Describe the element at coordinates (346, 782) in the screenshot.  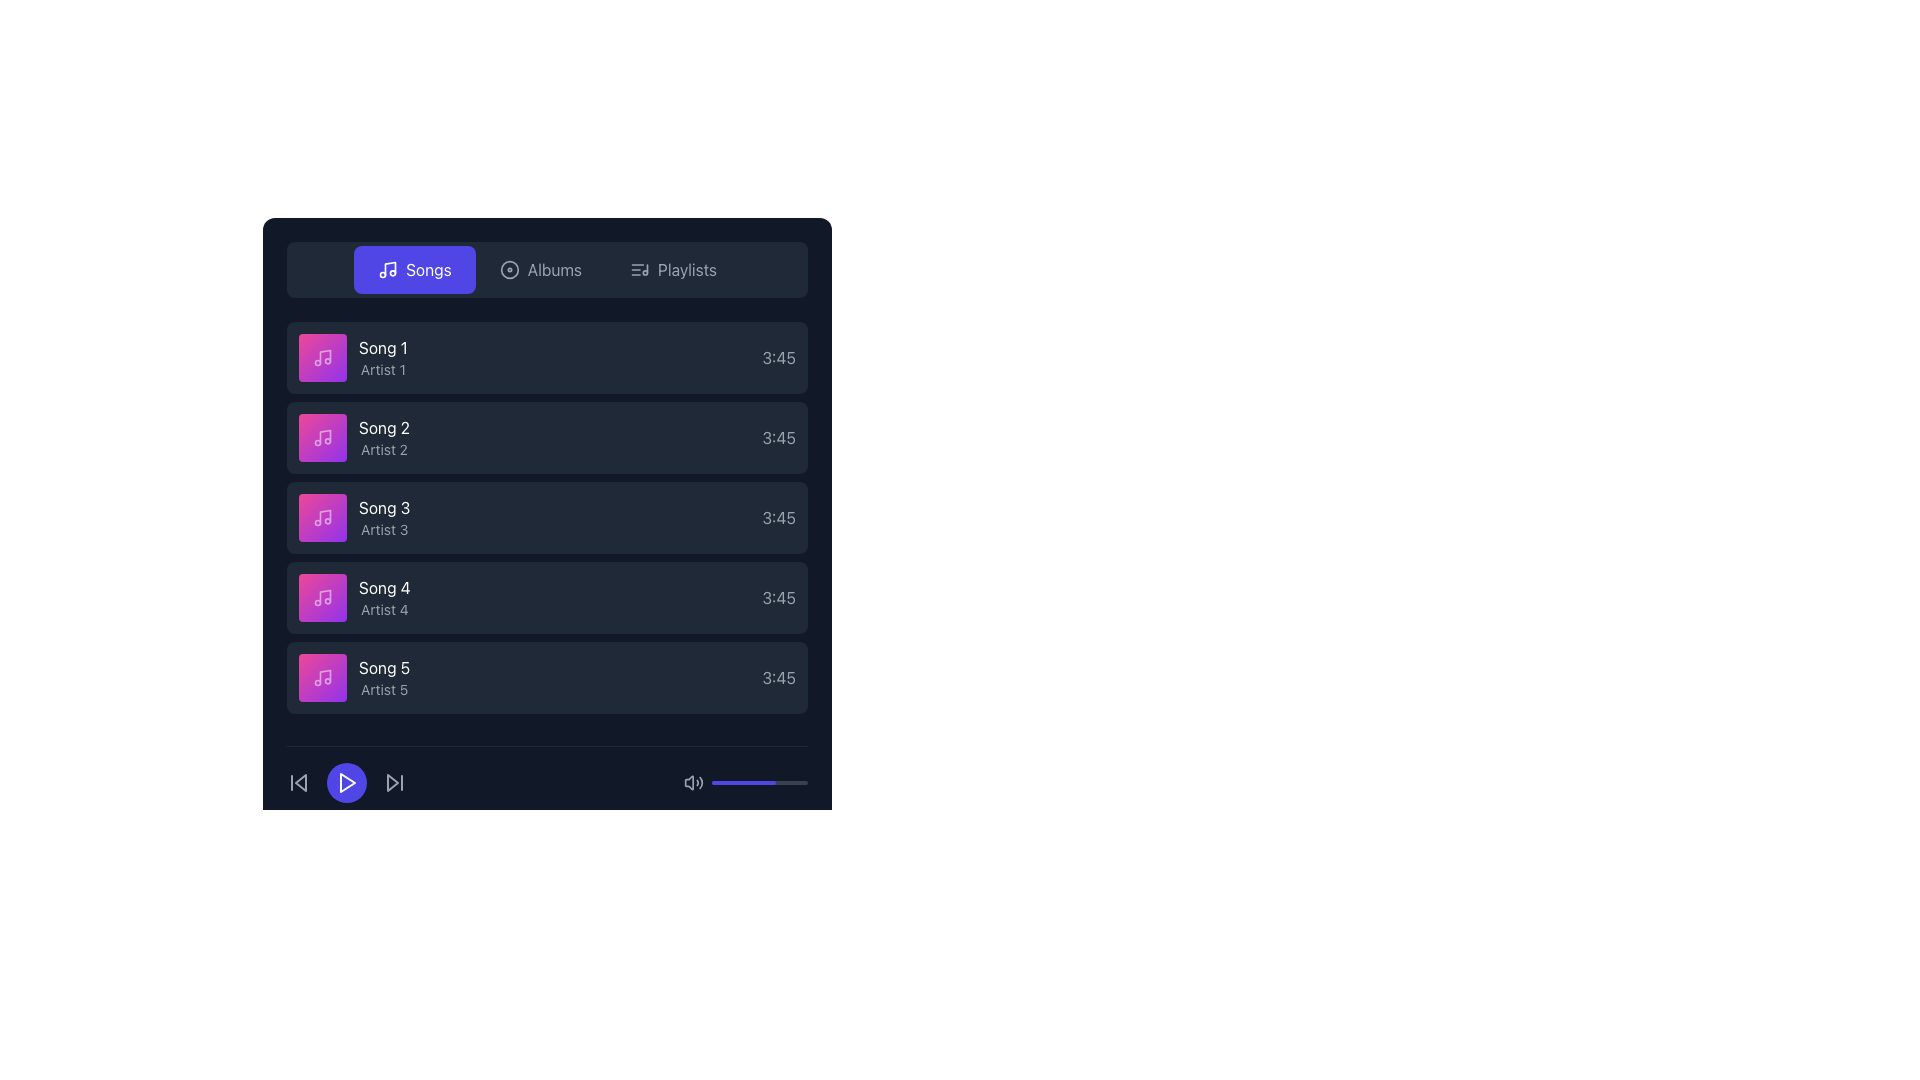
I see `the circular button with a purple background and a white triangular play symbol` at that location.